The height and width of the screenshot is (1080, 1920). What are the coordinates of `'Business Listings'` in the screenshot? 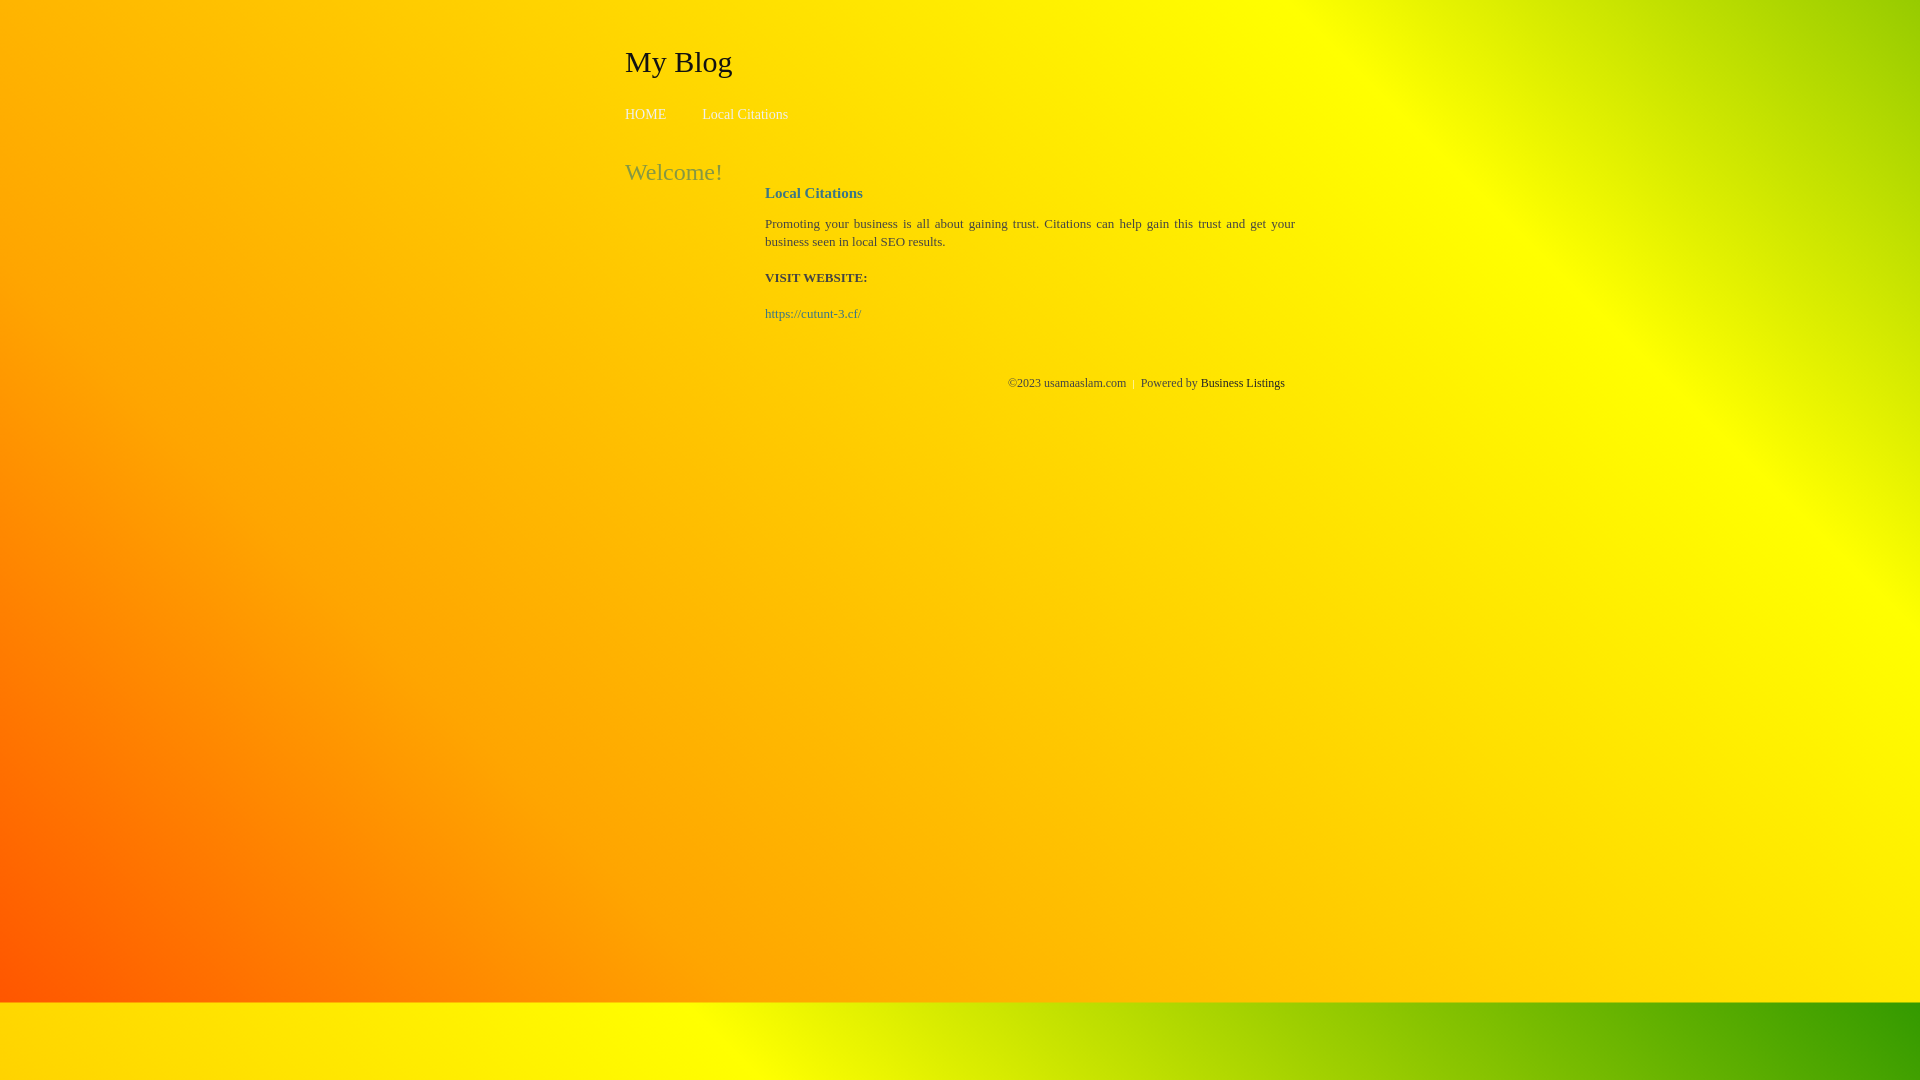 It's located at (1242, 382).